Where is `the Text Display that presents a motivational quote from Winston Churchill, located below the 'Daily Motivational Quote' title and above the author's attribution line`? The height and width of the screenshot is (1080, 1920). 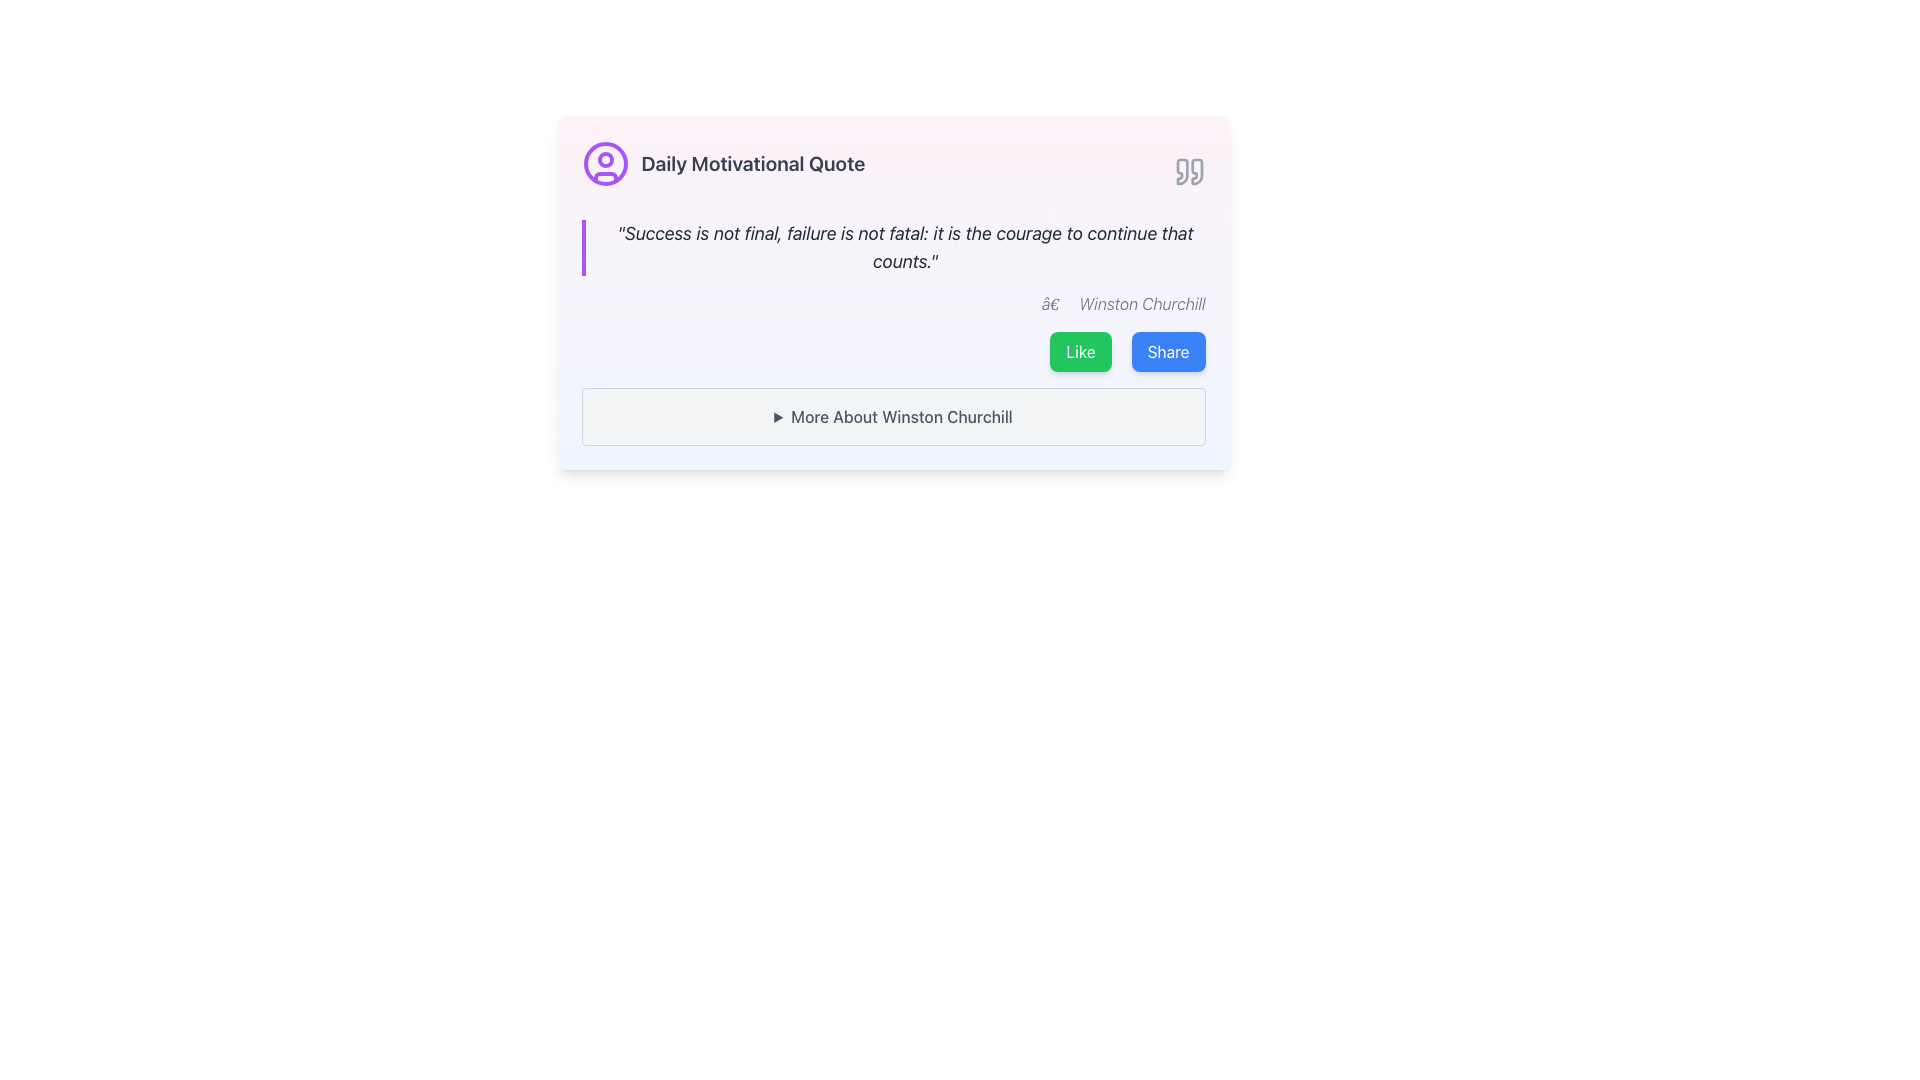 the Text Display that presents a motivational quote from Winston Churchill, located below the 'Daily Motivational Quote' title and above the author's attribution line is located at coordinates (892, 246).